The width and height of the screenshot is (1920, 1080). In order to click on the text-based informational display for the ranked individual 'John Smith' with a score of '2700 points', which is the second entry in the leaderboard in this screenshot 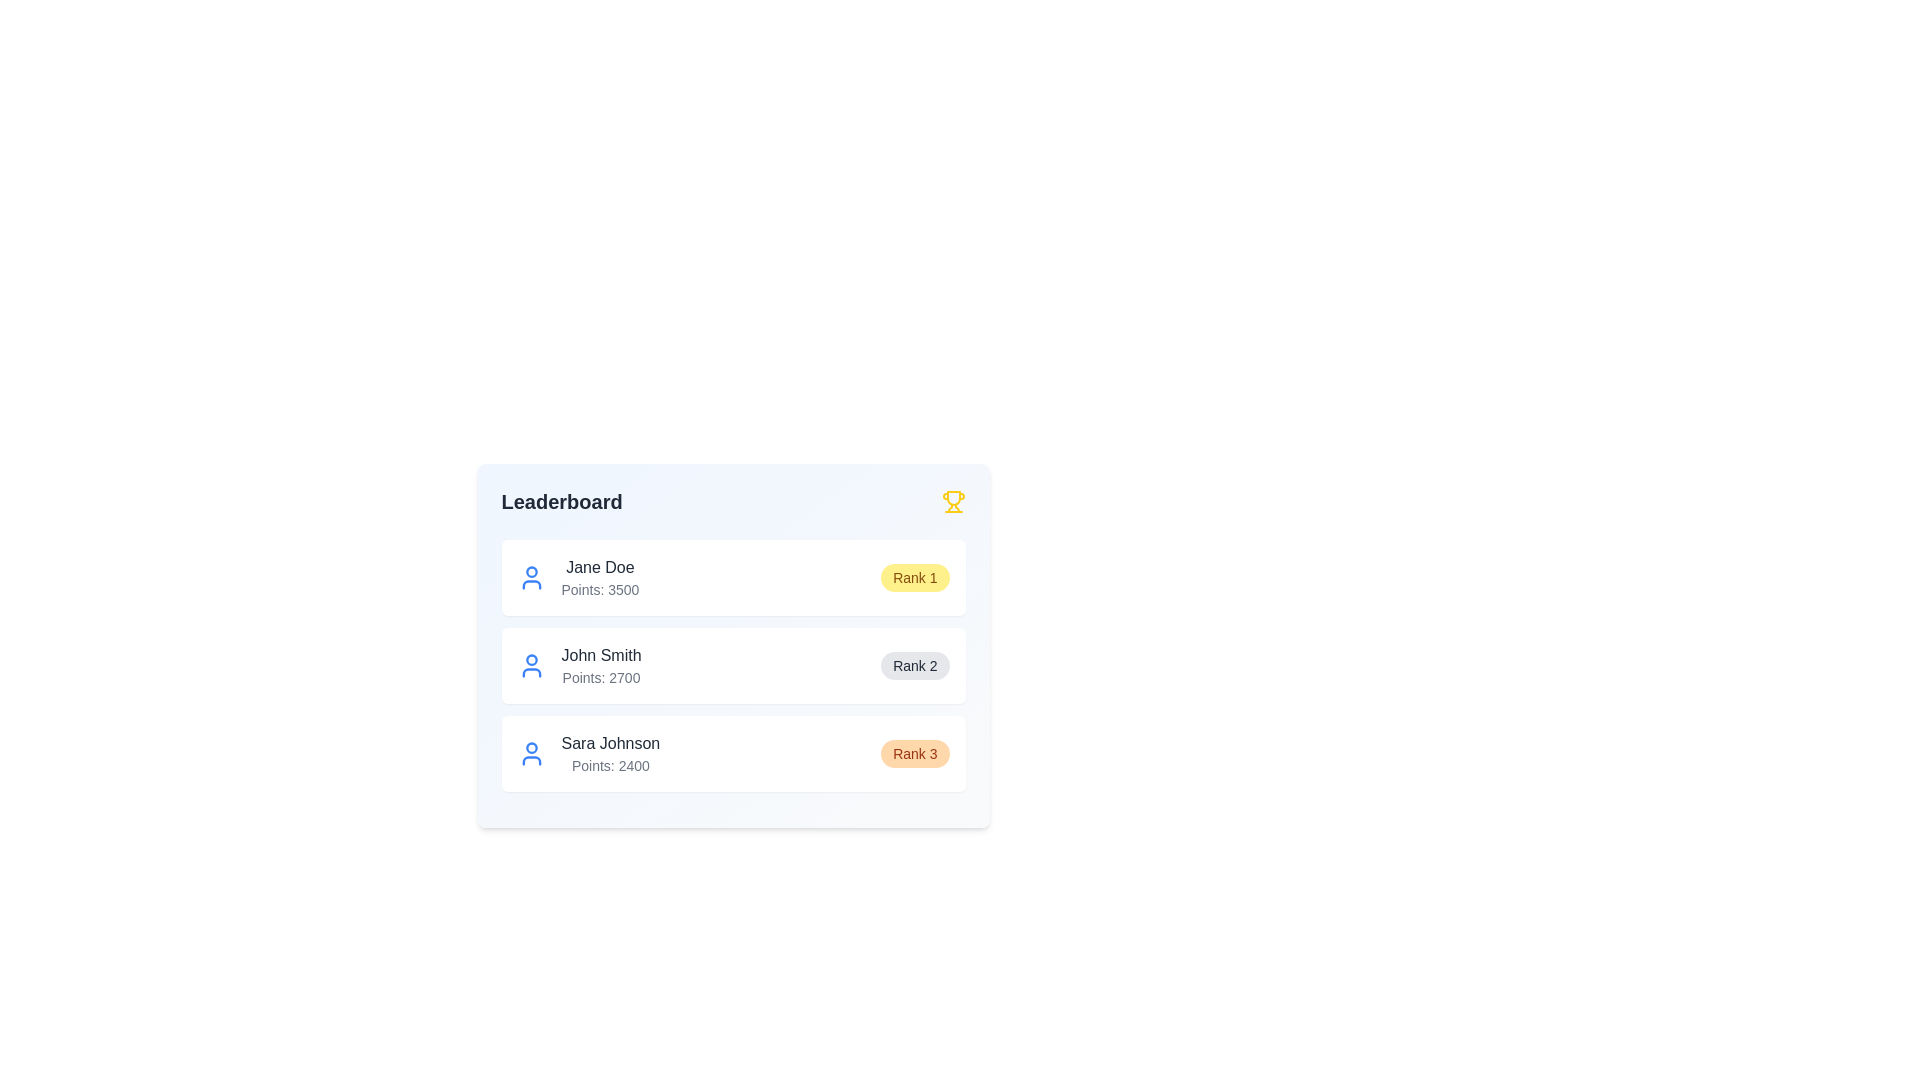, I will do `click(600, 666)`.